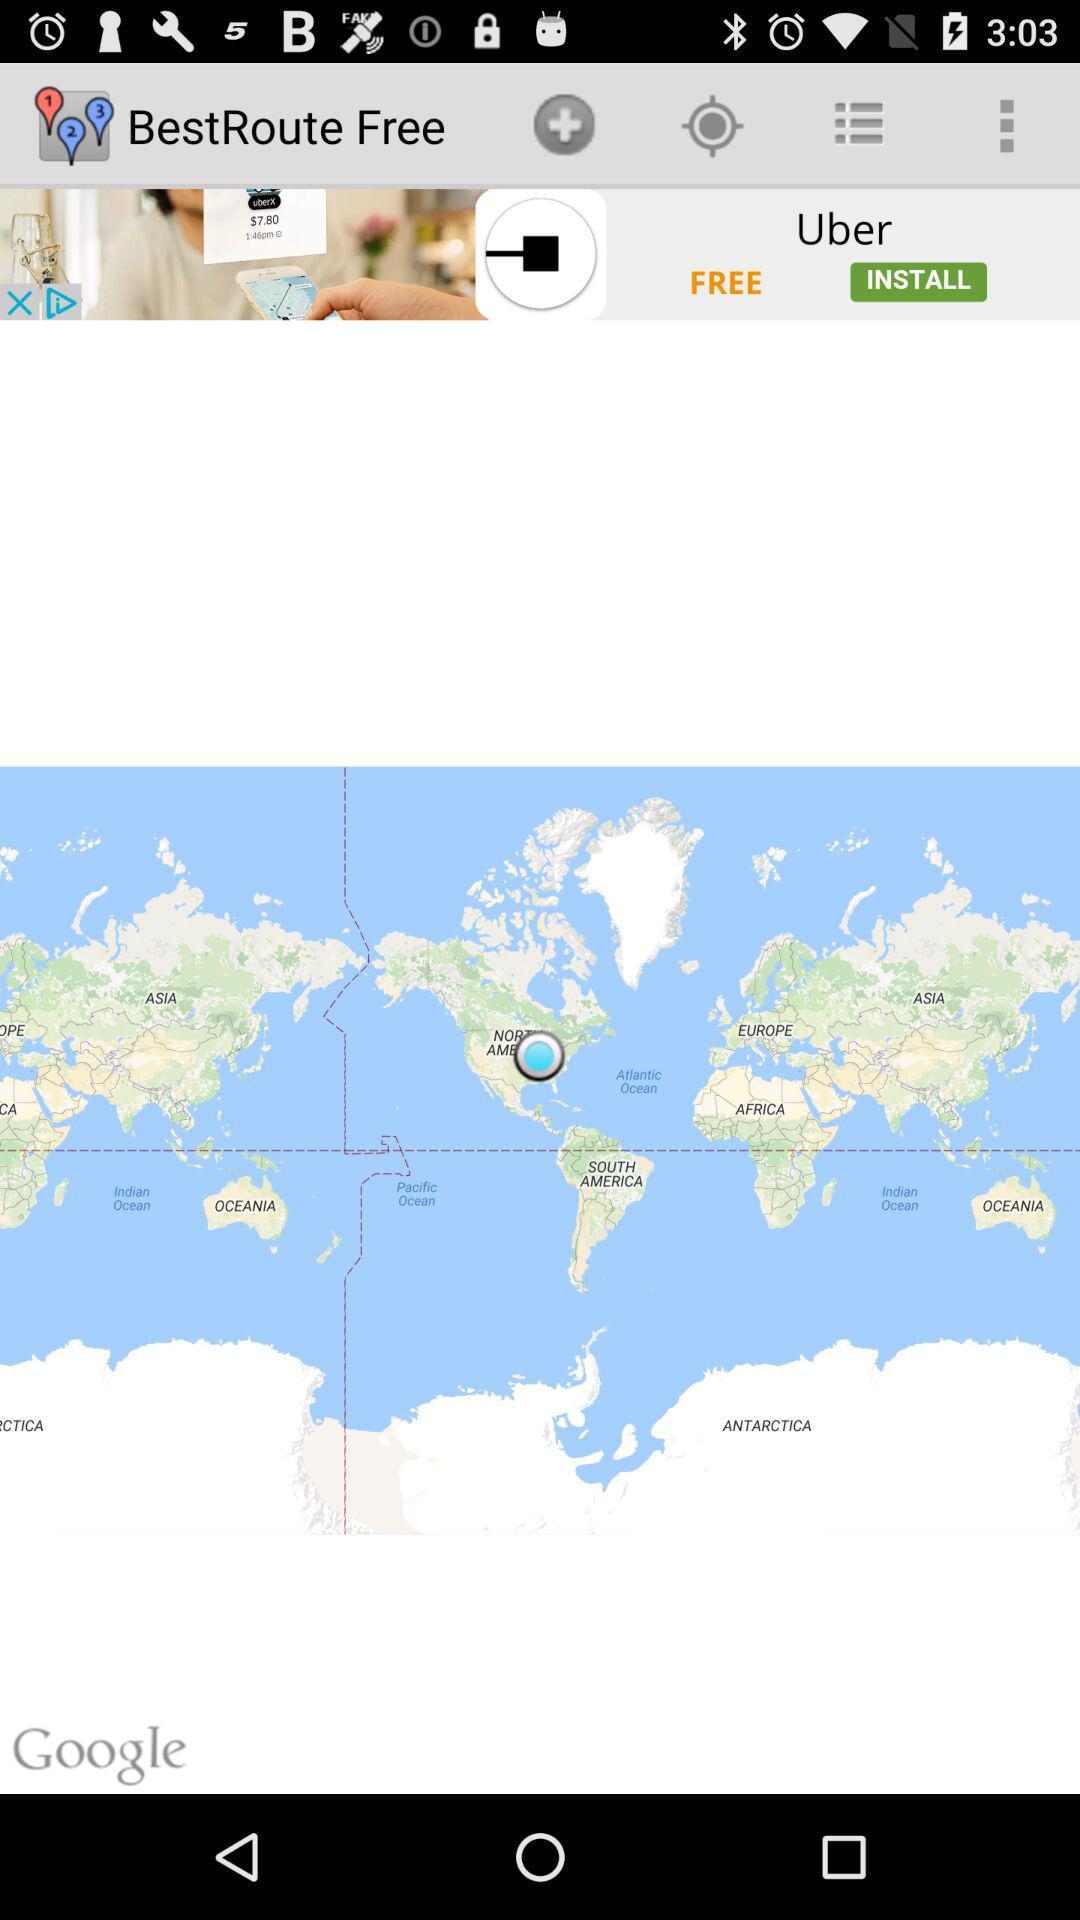 The width and height of the screenshot is (1080, 1920). I want to click on click advertisement, so click(540, 253).